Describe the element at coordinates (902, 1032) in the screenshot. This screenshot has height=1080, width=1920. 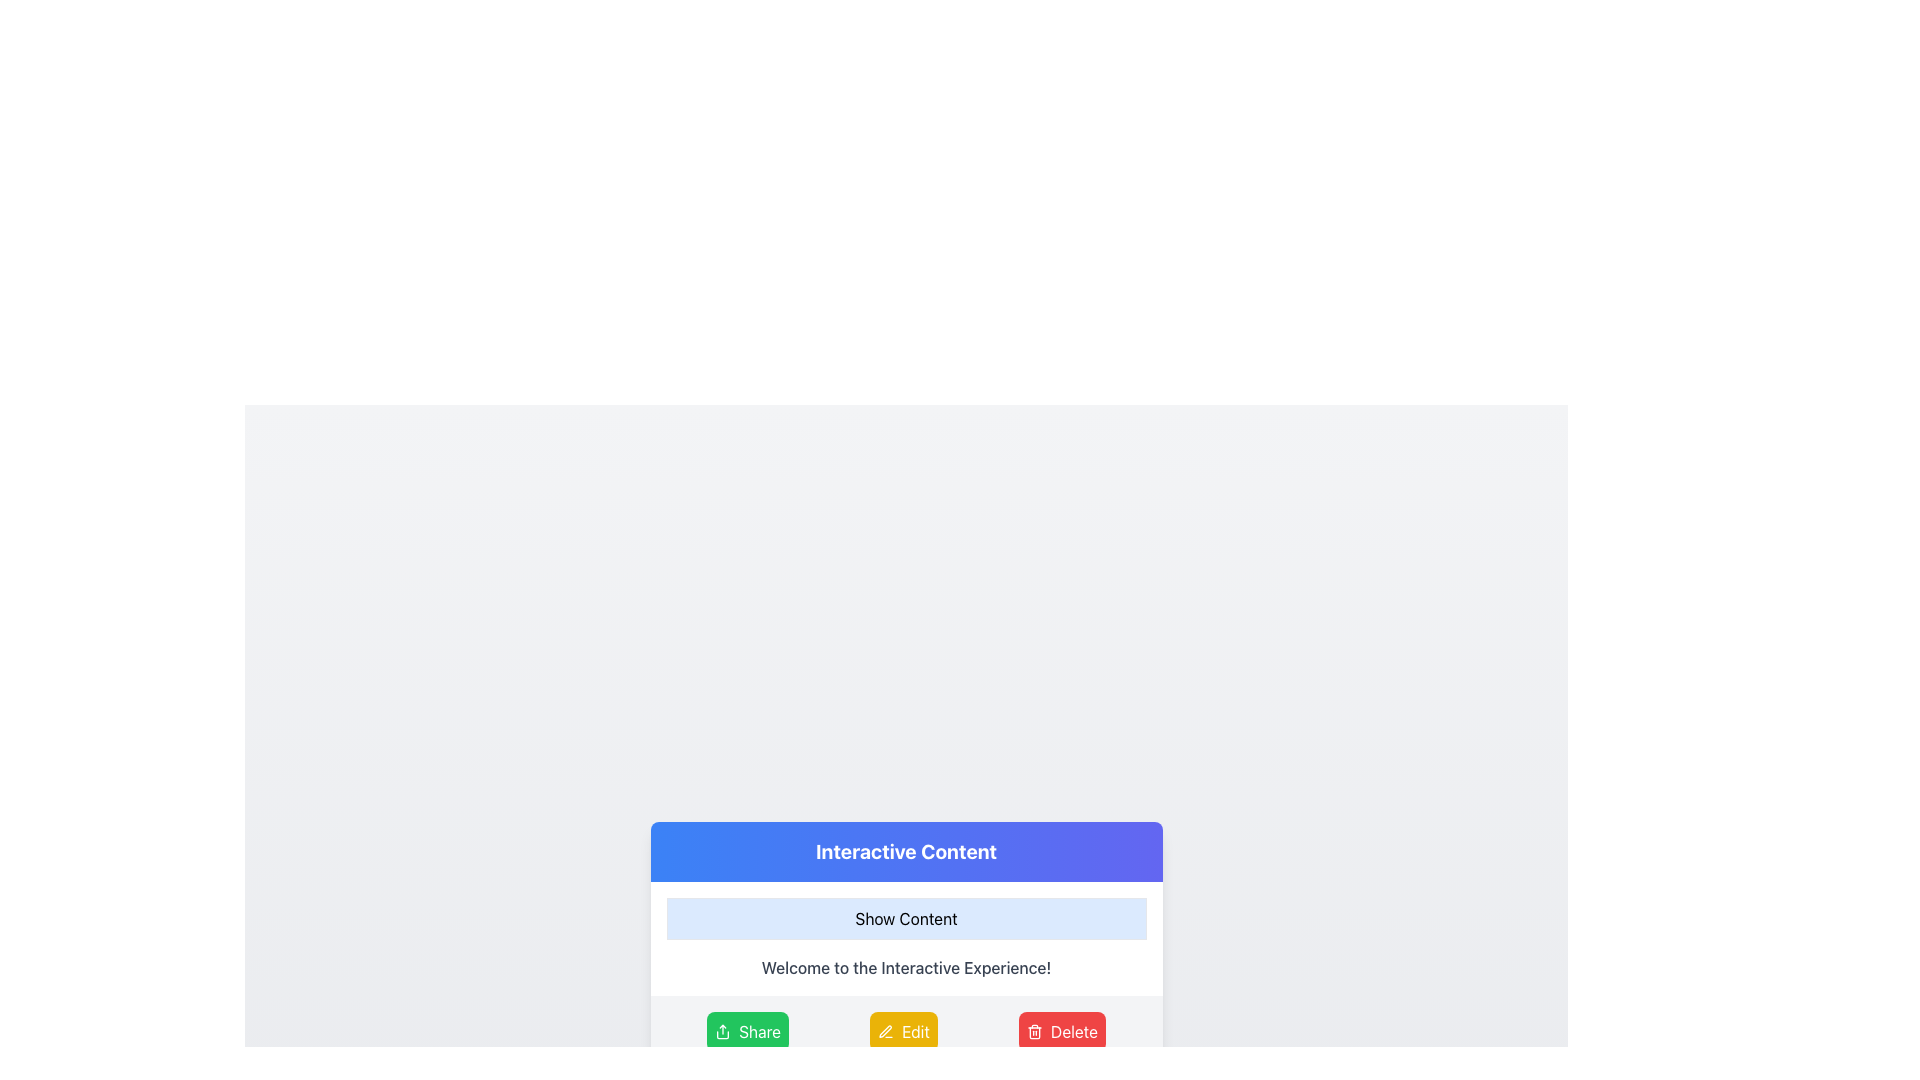
I see `the second button in a row of three, located between the 'Share' and 'Delete' buttons` at that location.